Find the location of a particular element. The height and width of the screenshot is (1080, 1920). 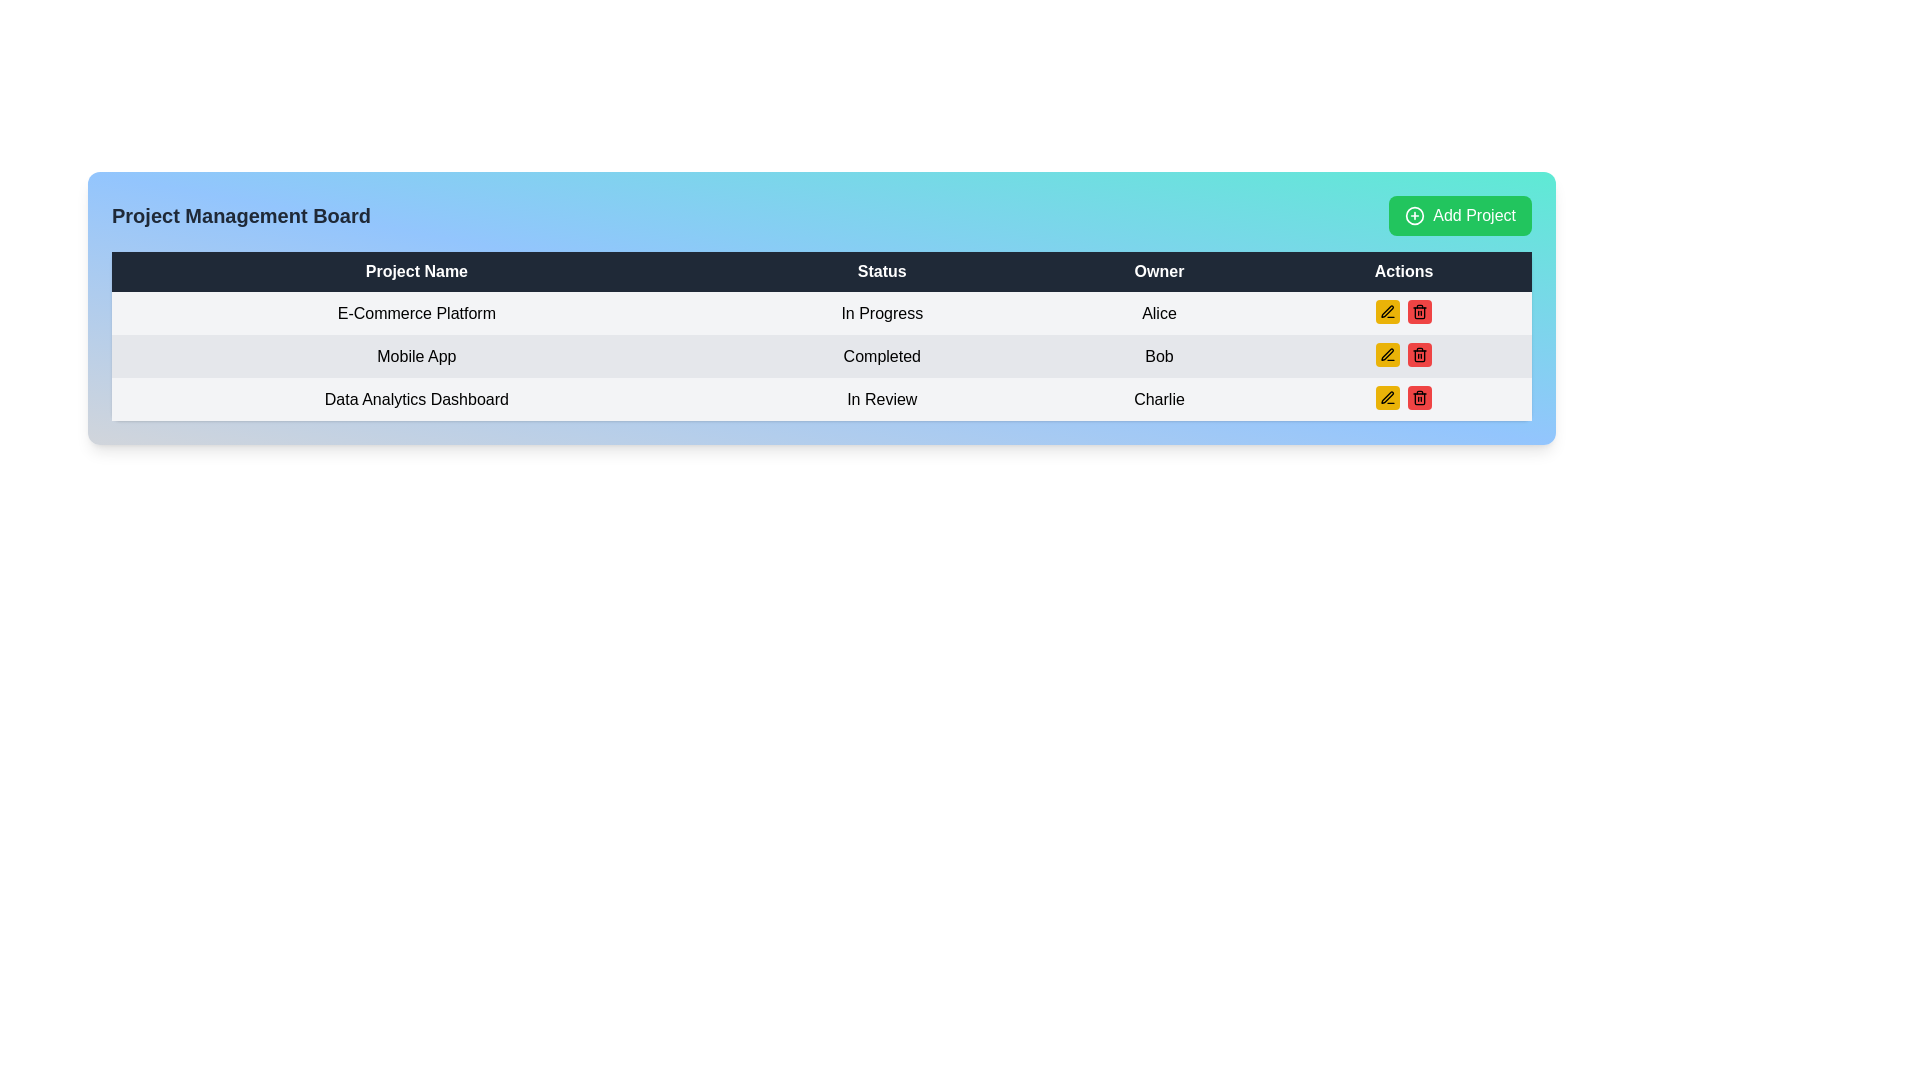

the trash can icon button that deletes the 'Mobile App' entry to indicate focus is located at coordinates (1419, 397).